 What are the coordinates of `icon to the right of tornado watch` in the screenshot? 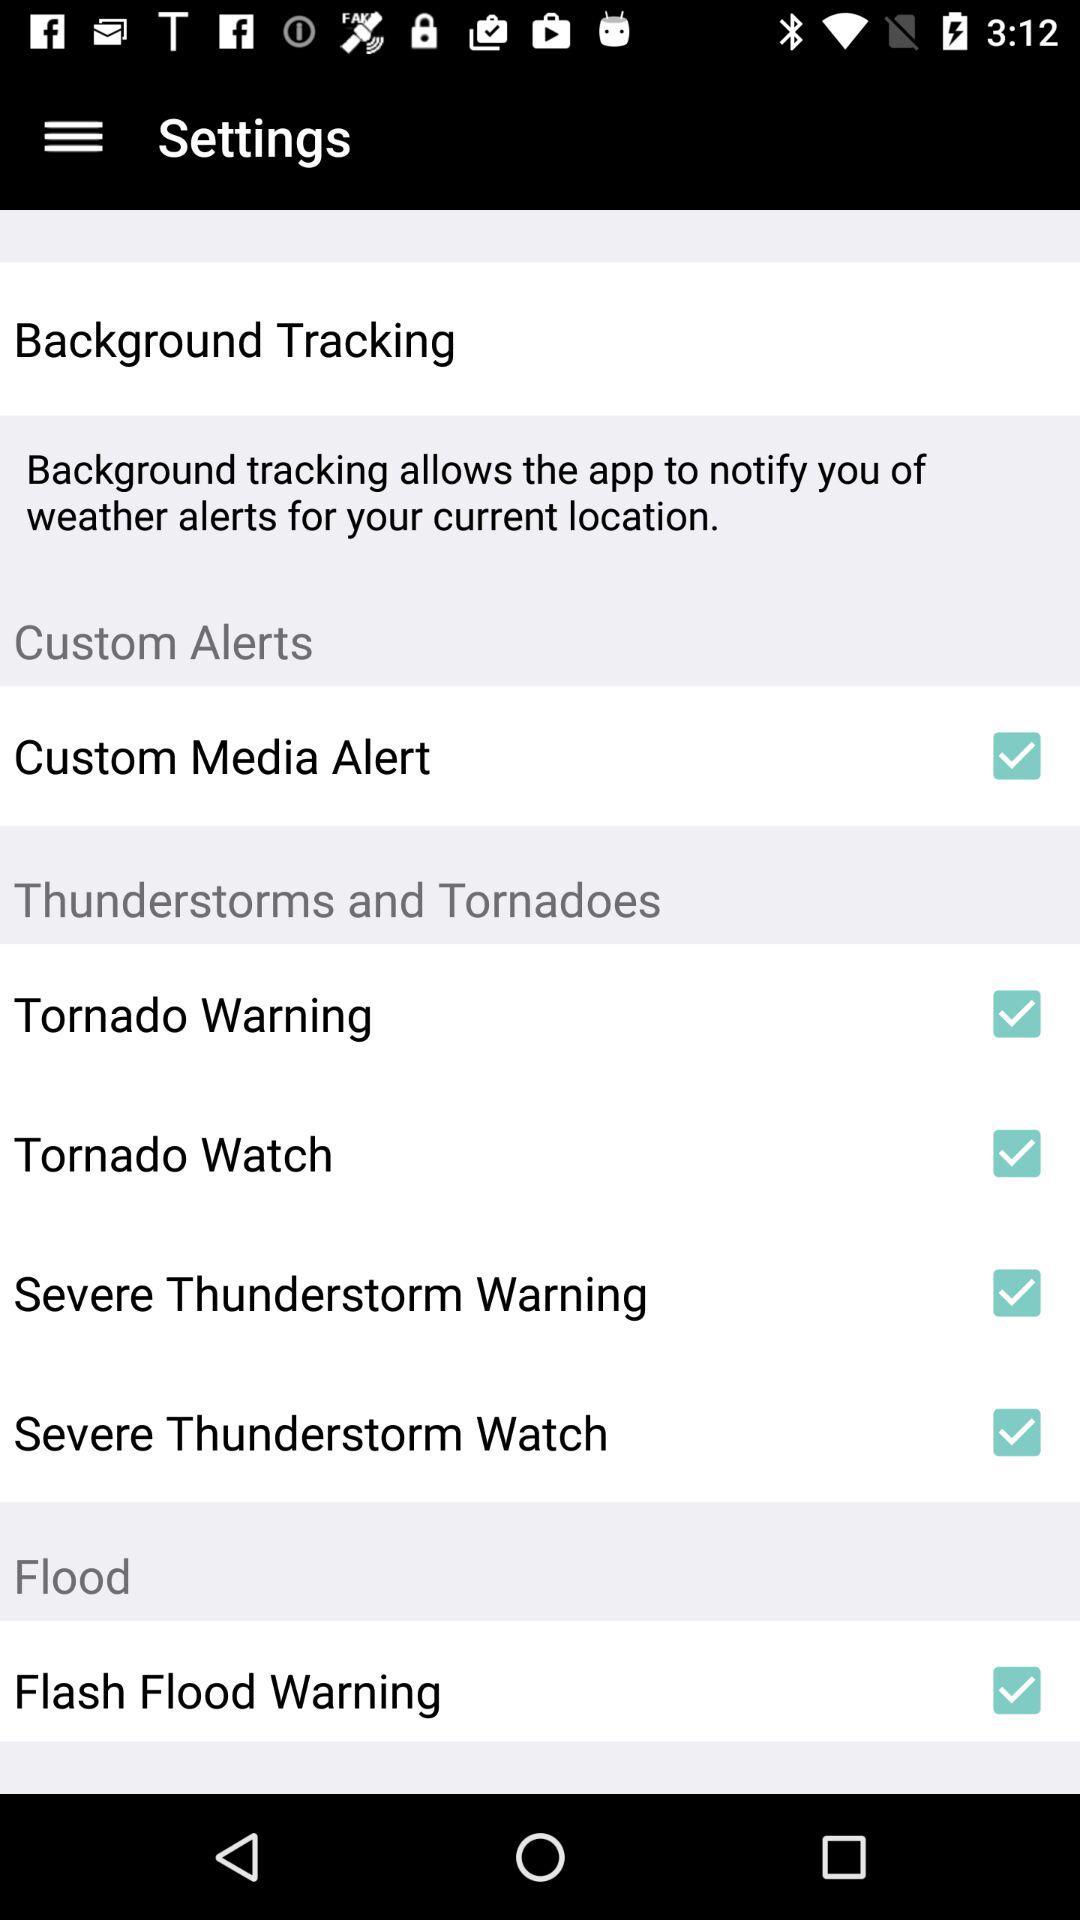 It's located at (1017, 1153).